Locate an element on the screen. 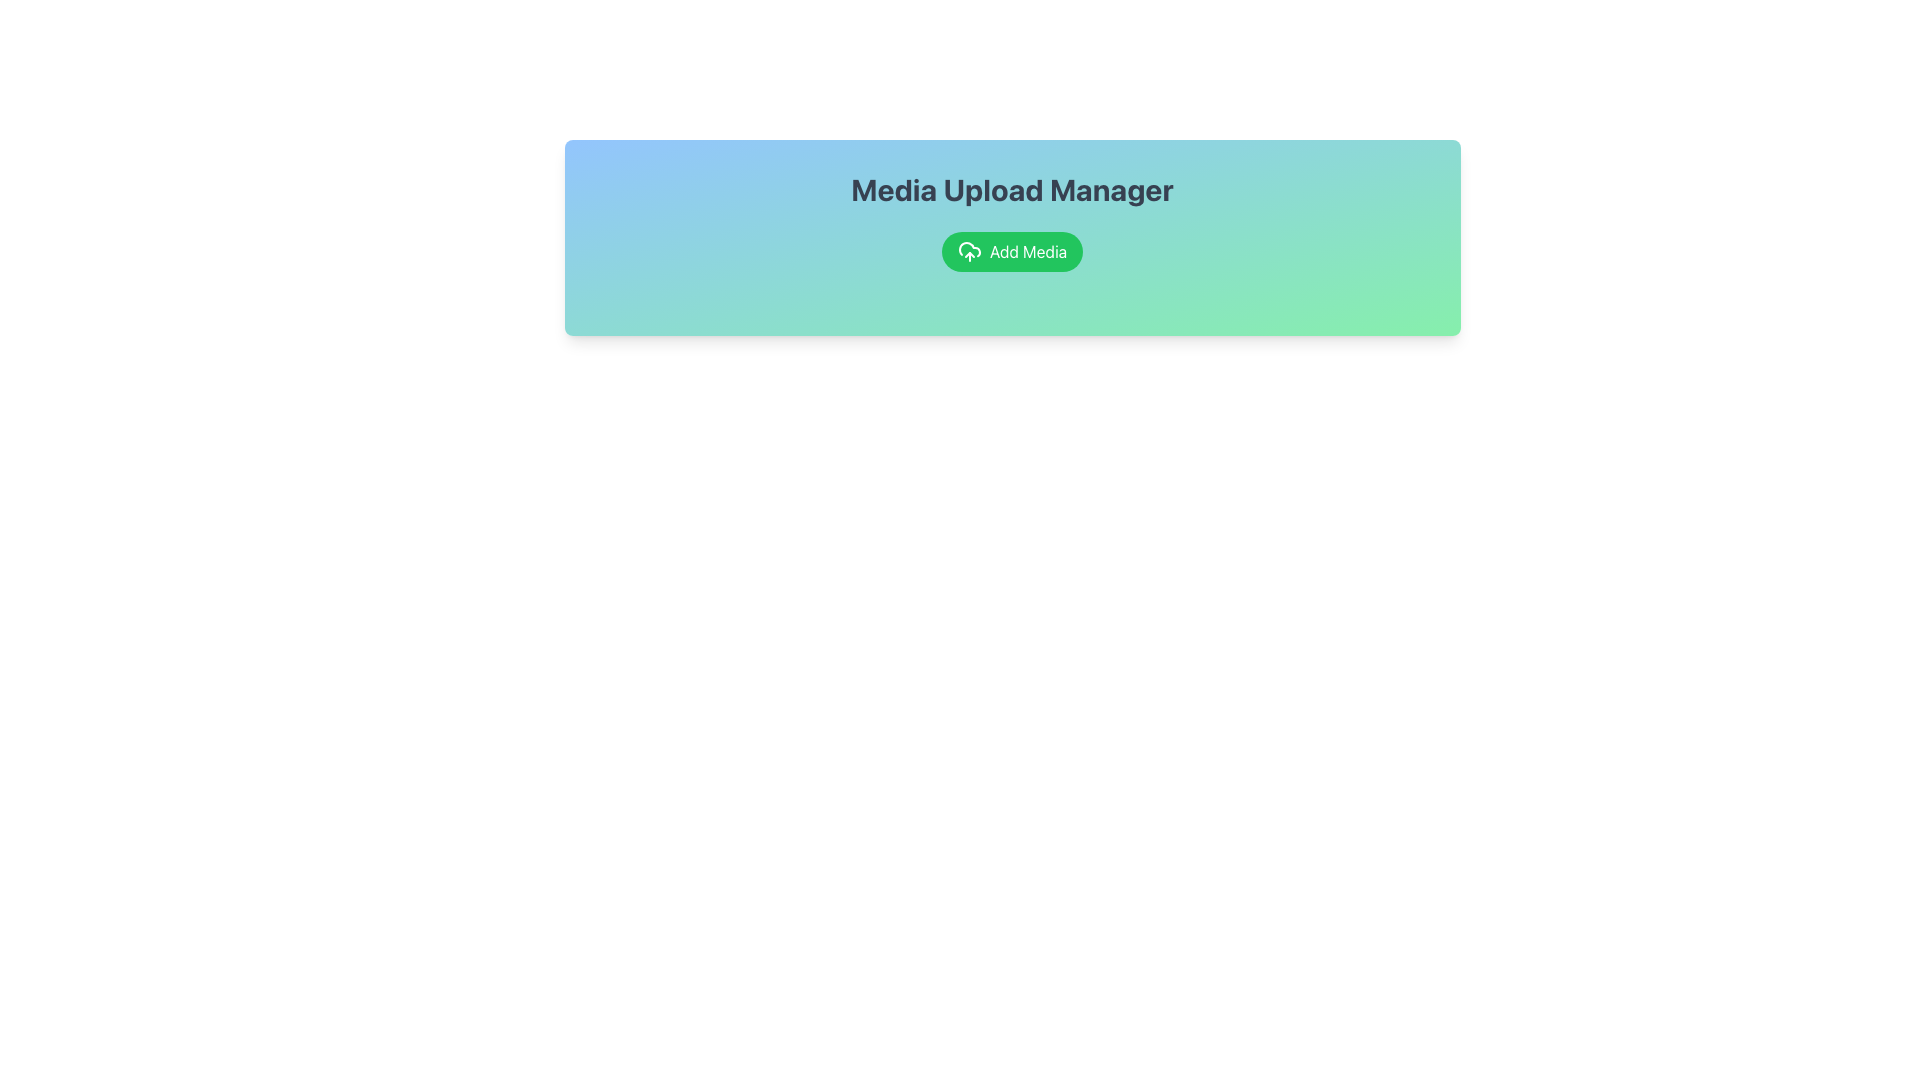  the green button in the Media Upload Manager module is located at coordinates (1012, 237).